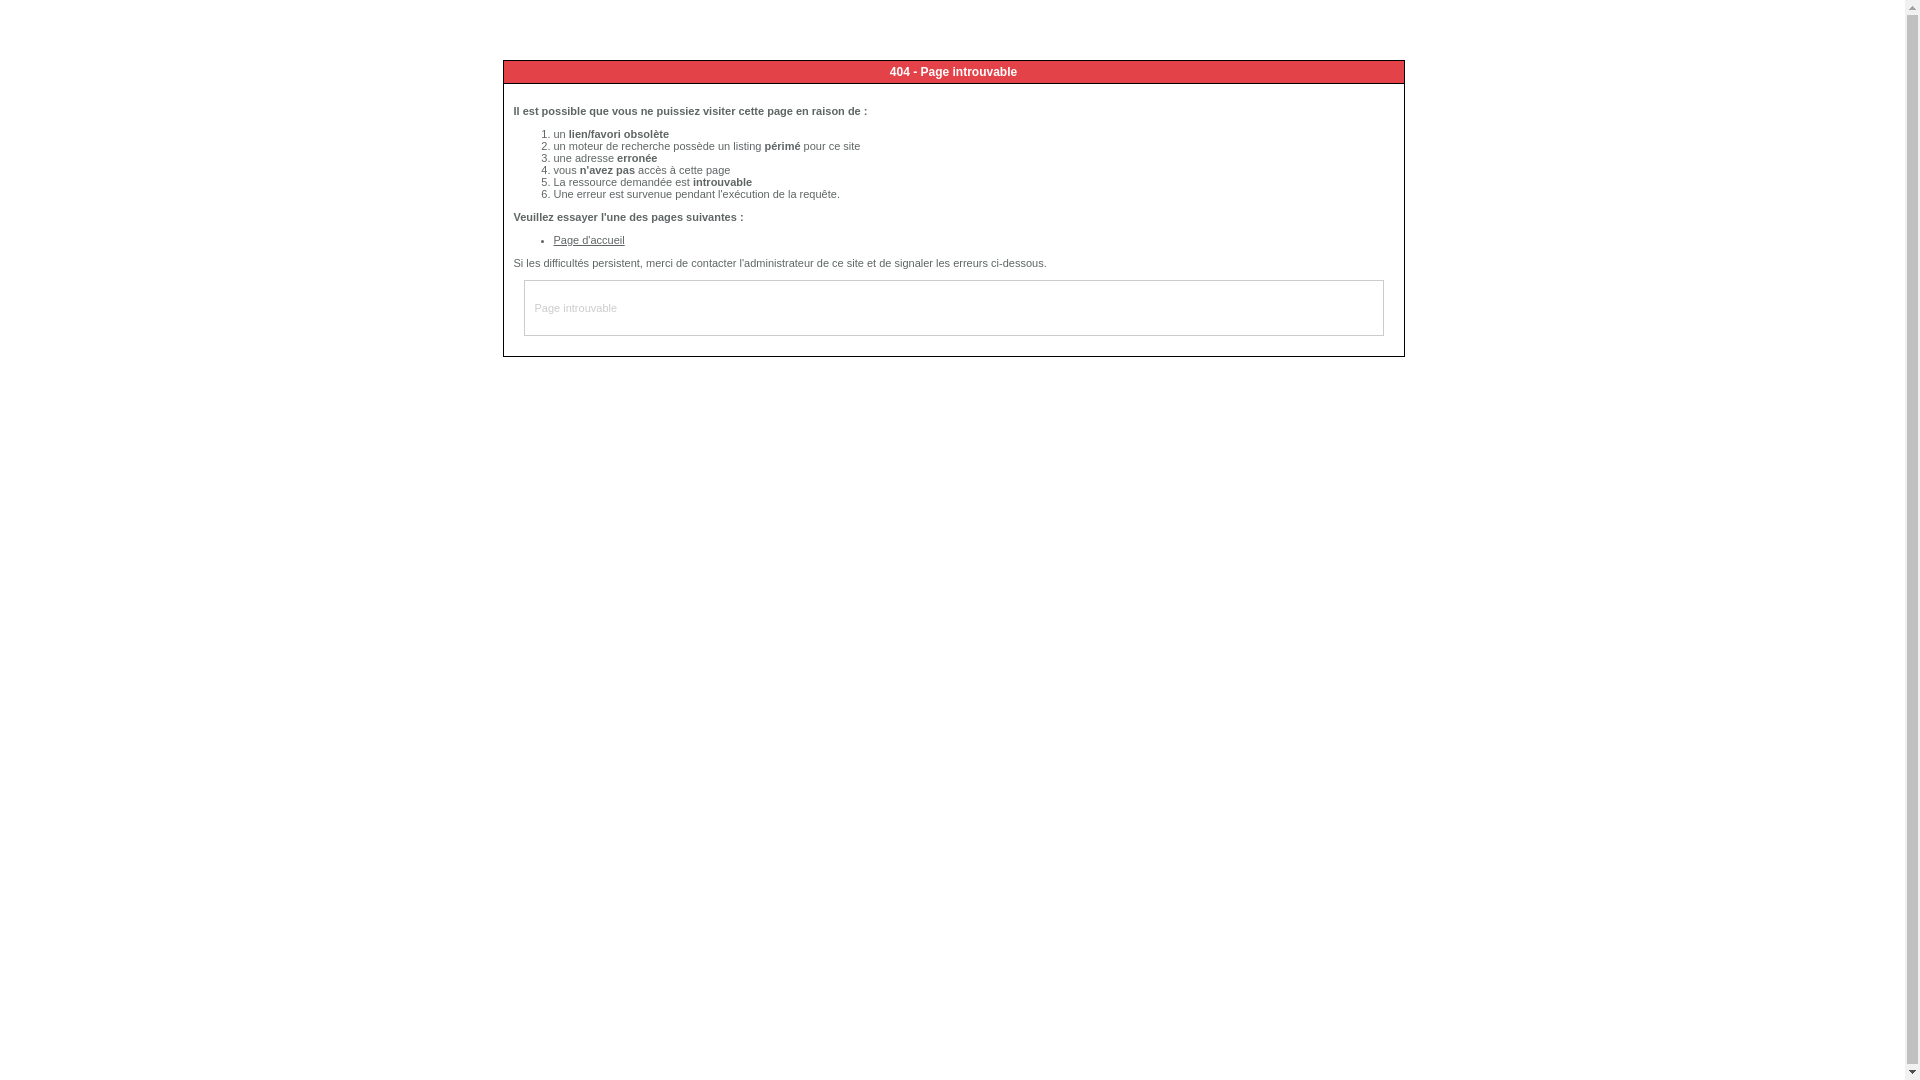 The image size is (1920, 1080). What do you see at coordinates (588, 238) in the screenshot?
I see `'Page d'accueil'` at bounding box center [588, 238].